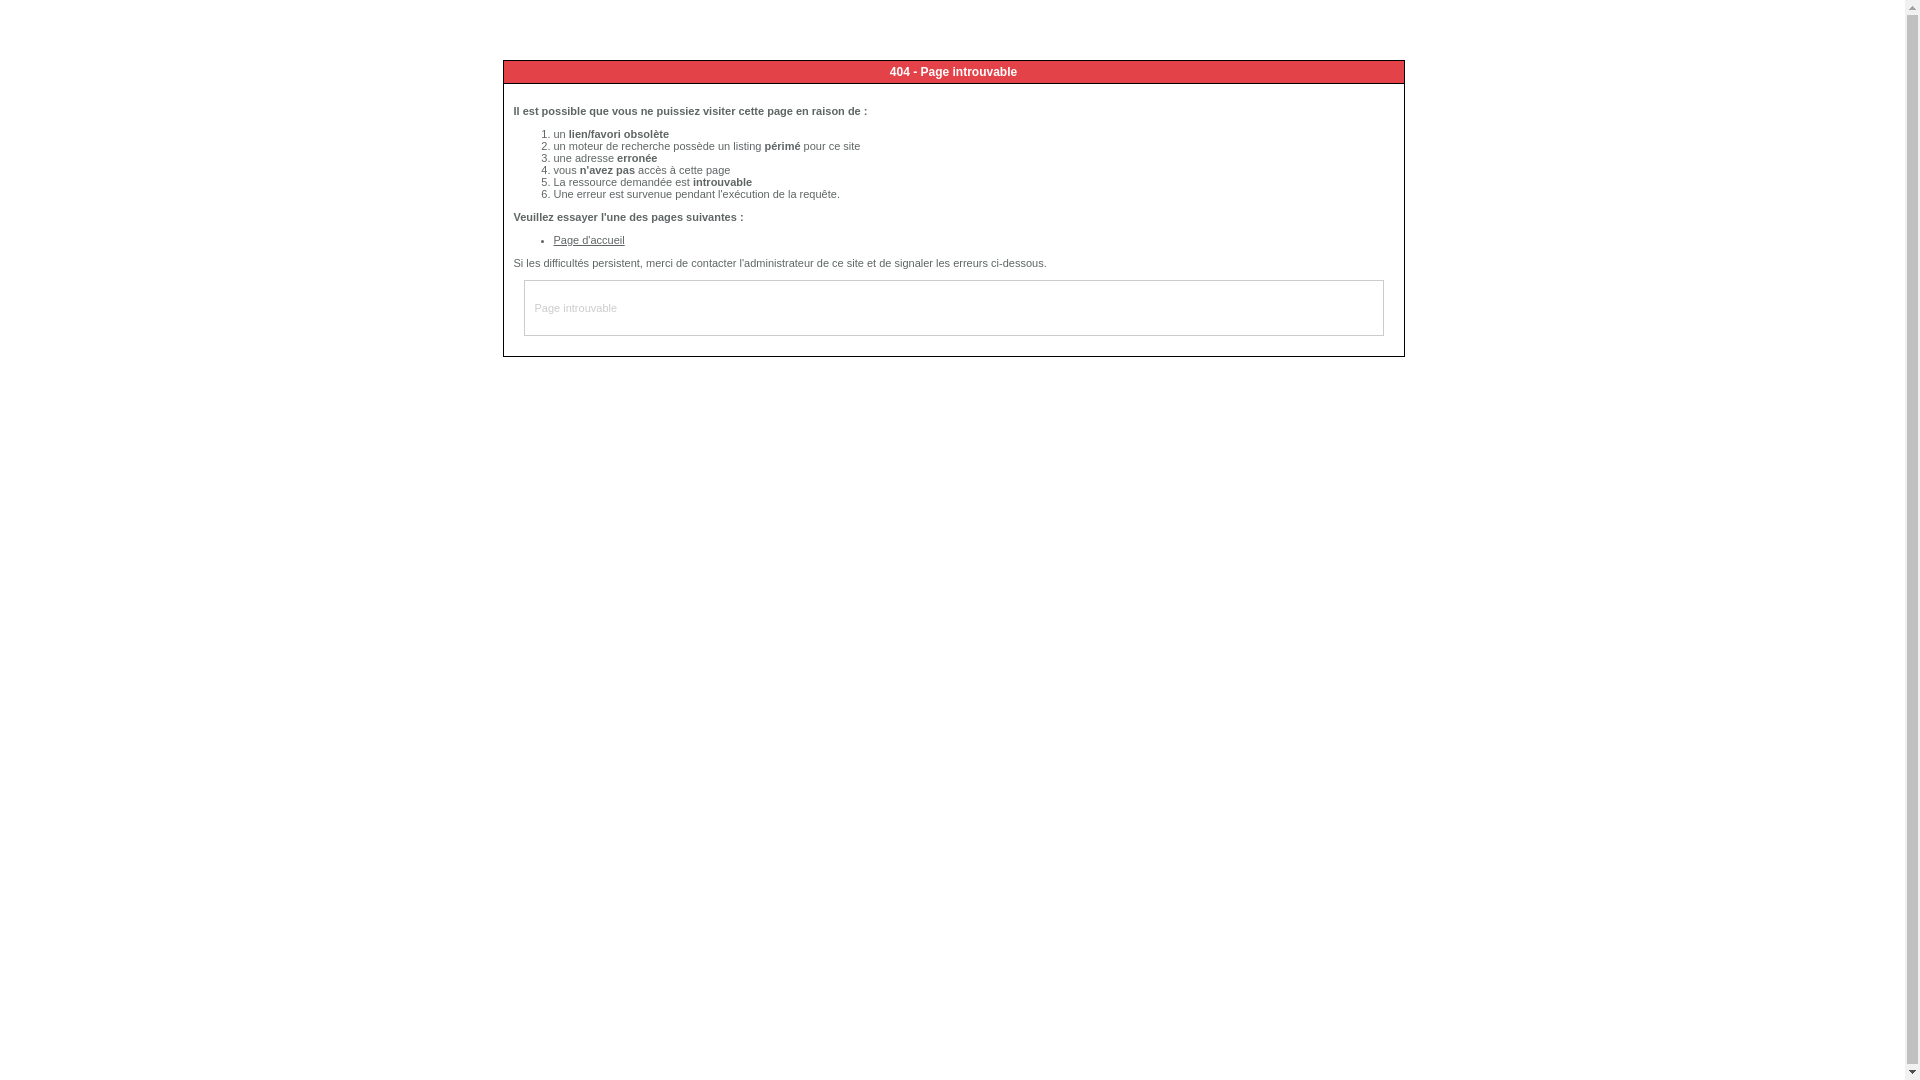 The image size is (1920, 1080). What do you see at coordinates (588, 238) in the screenshot?
I see `'Page d'accueil'` at bounding box center [588, 238].